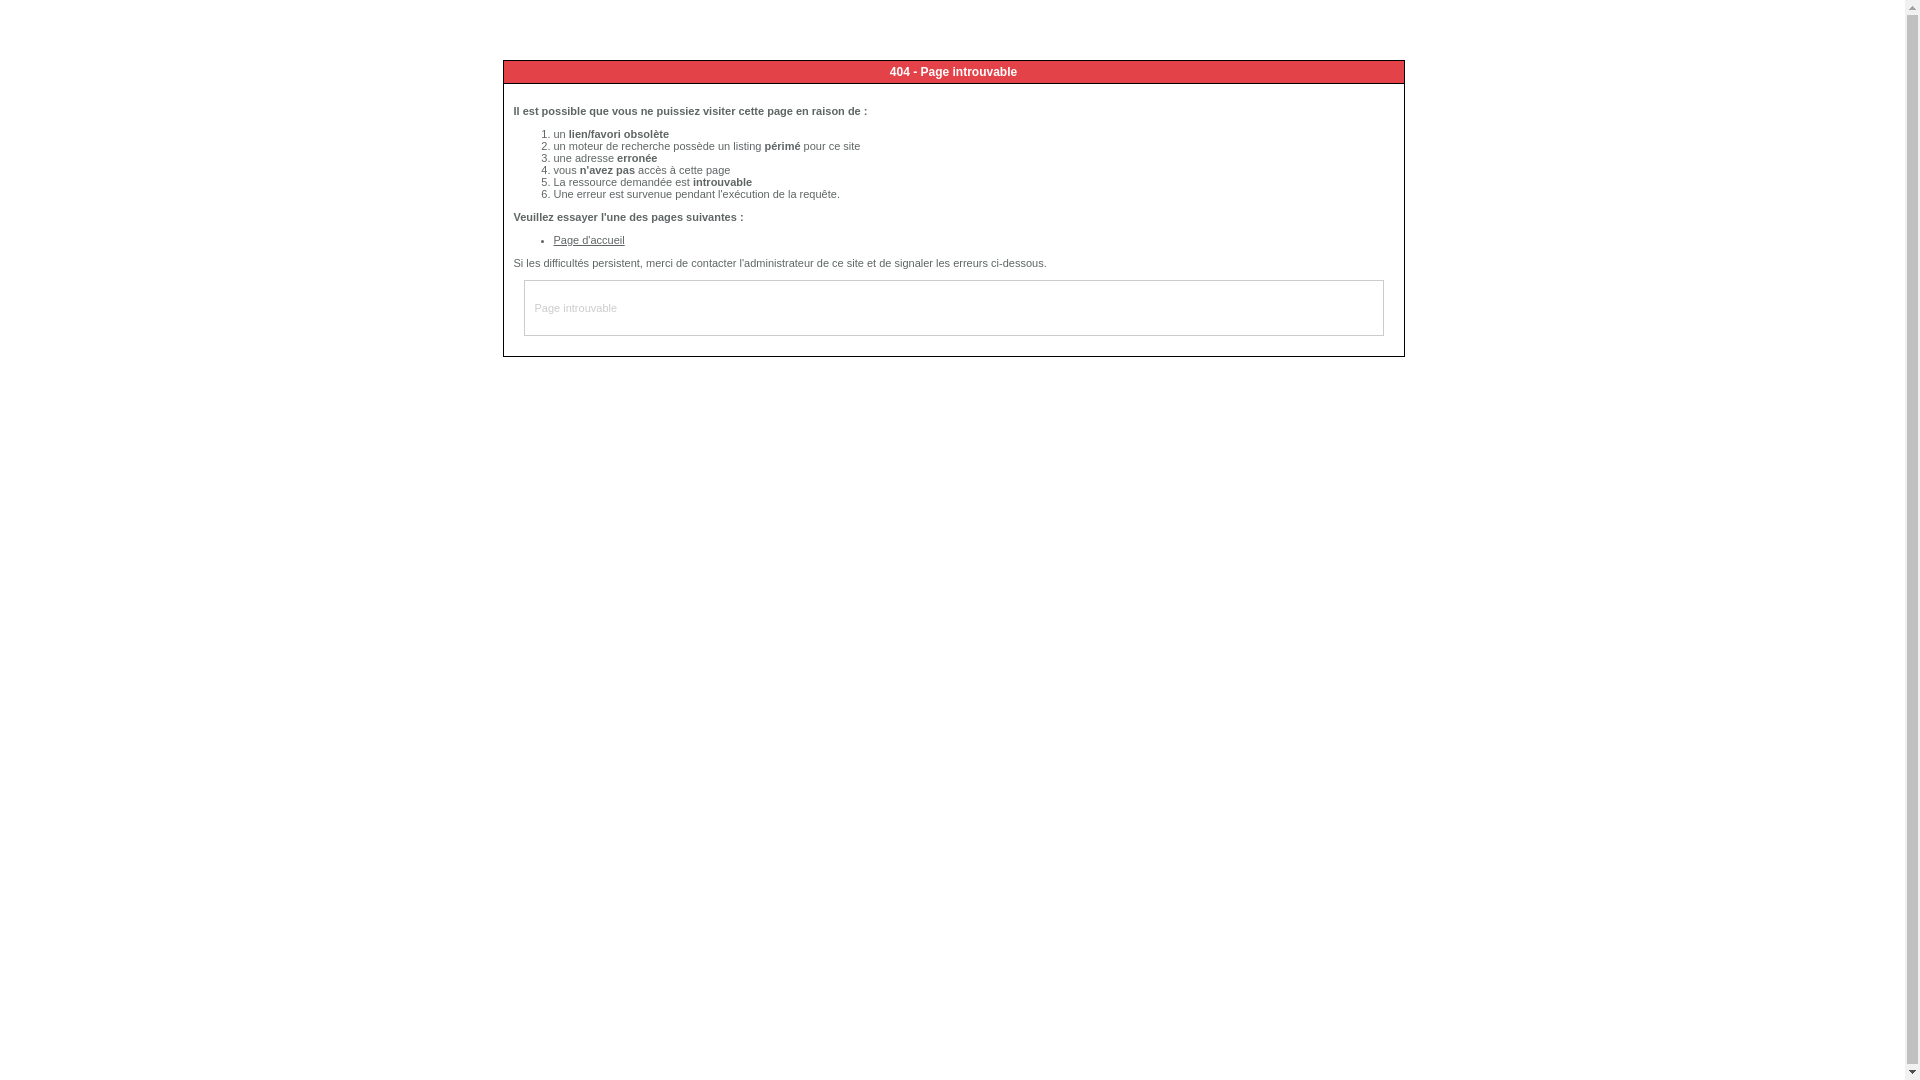 The image size is (1920, 1080). What do you see at coordinates (588, 238) in the screenshot?
I see `'Page d'accueil'` at bounding box center [588, 238].